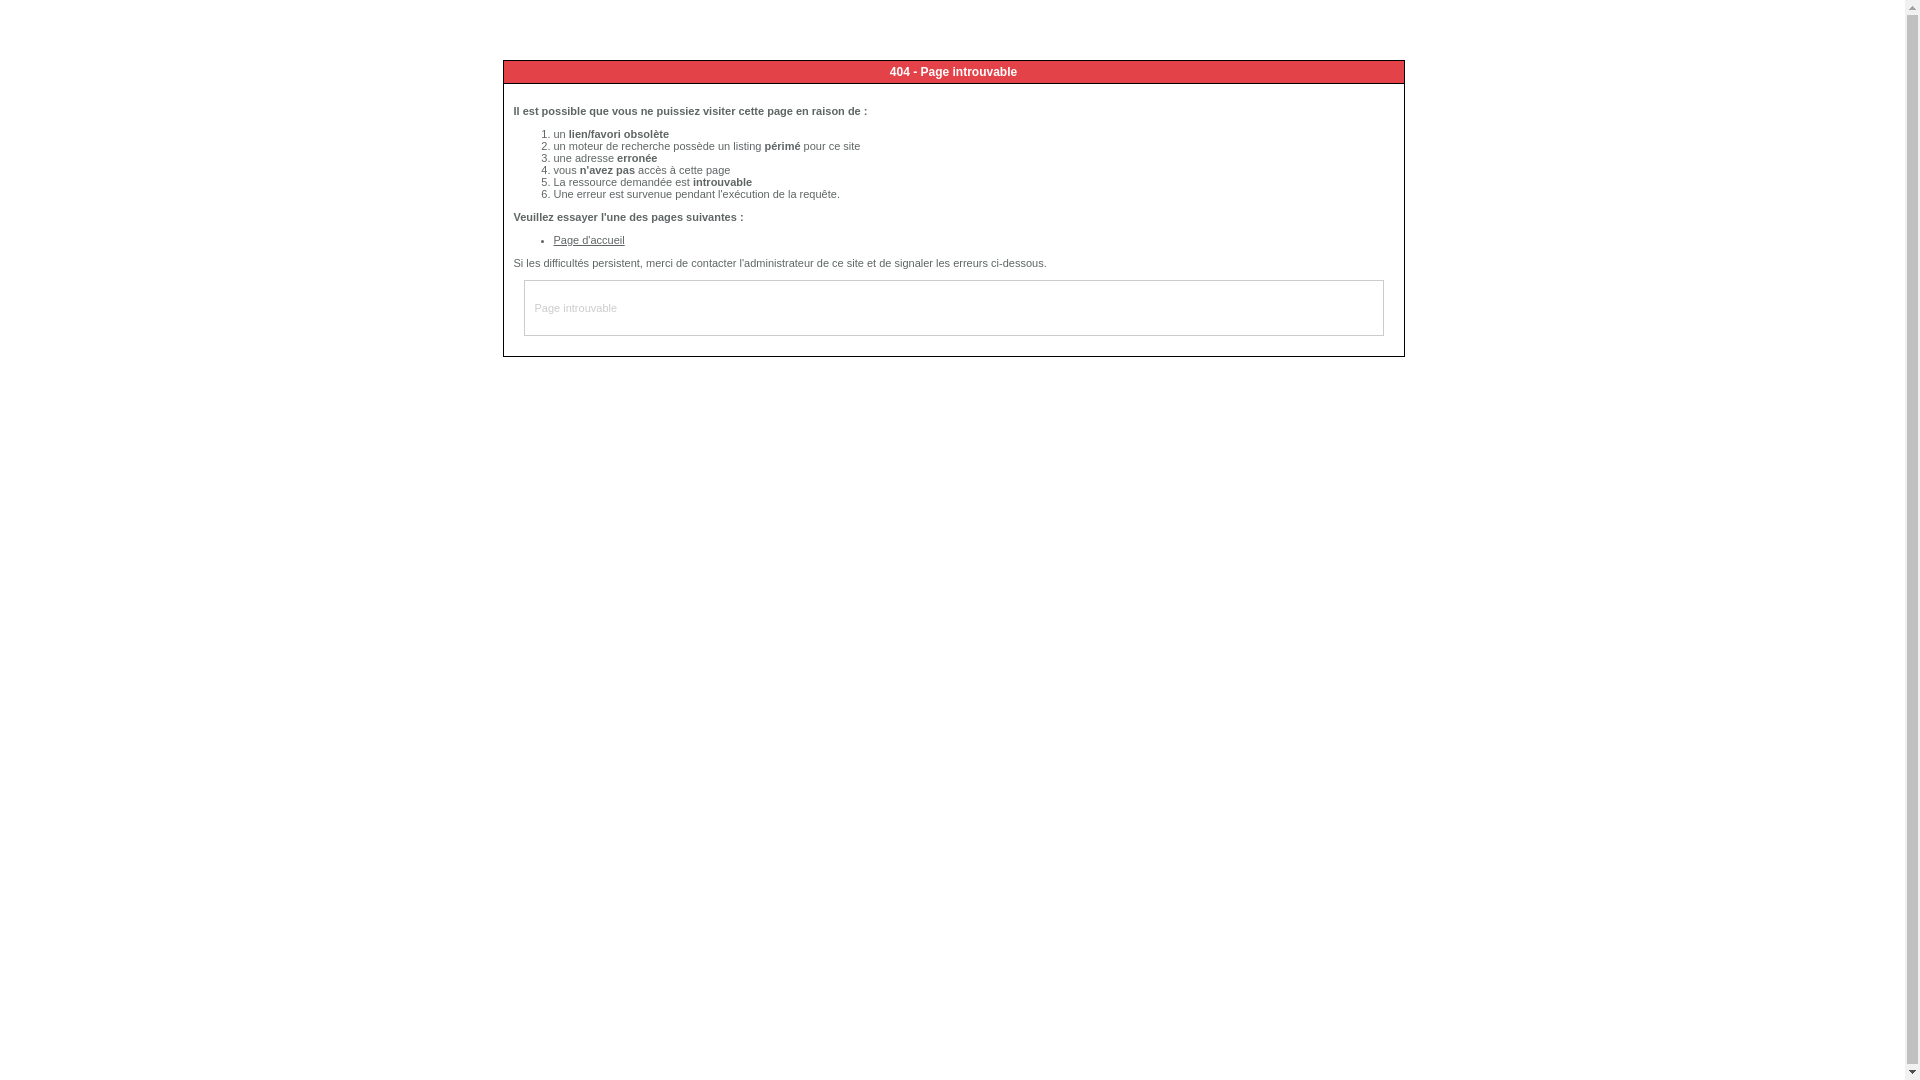 The image size is (1920, 1080). What do you see at coordinates (588, 238) in the screenshot?
I see `'Page d'accueil'` at bounding box center [588, 238].